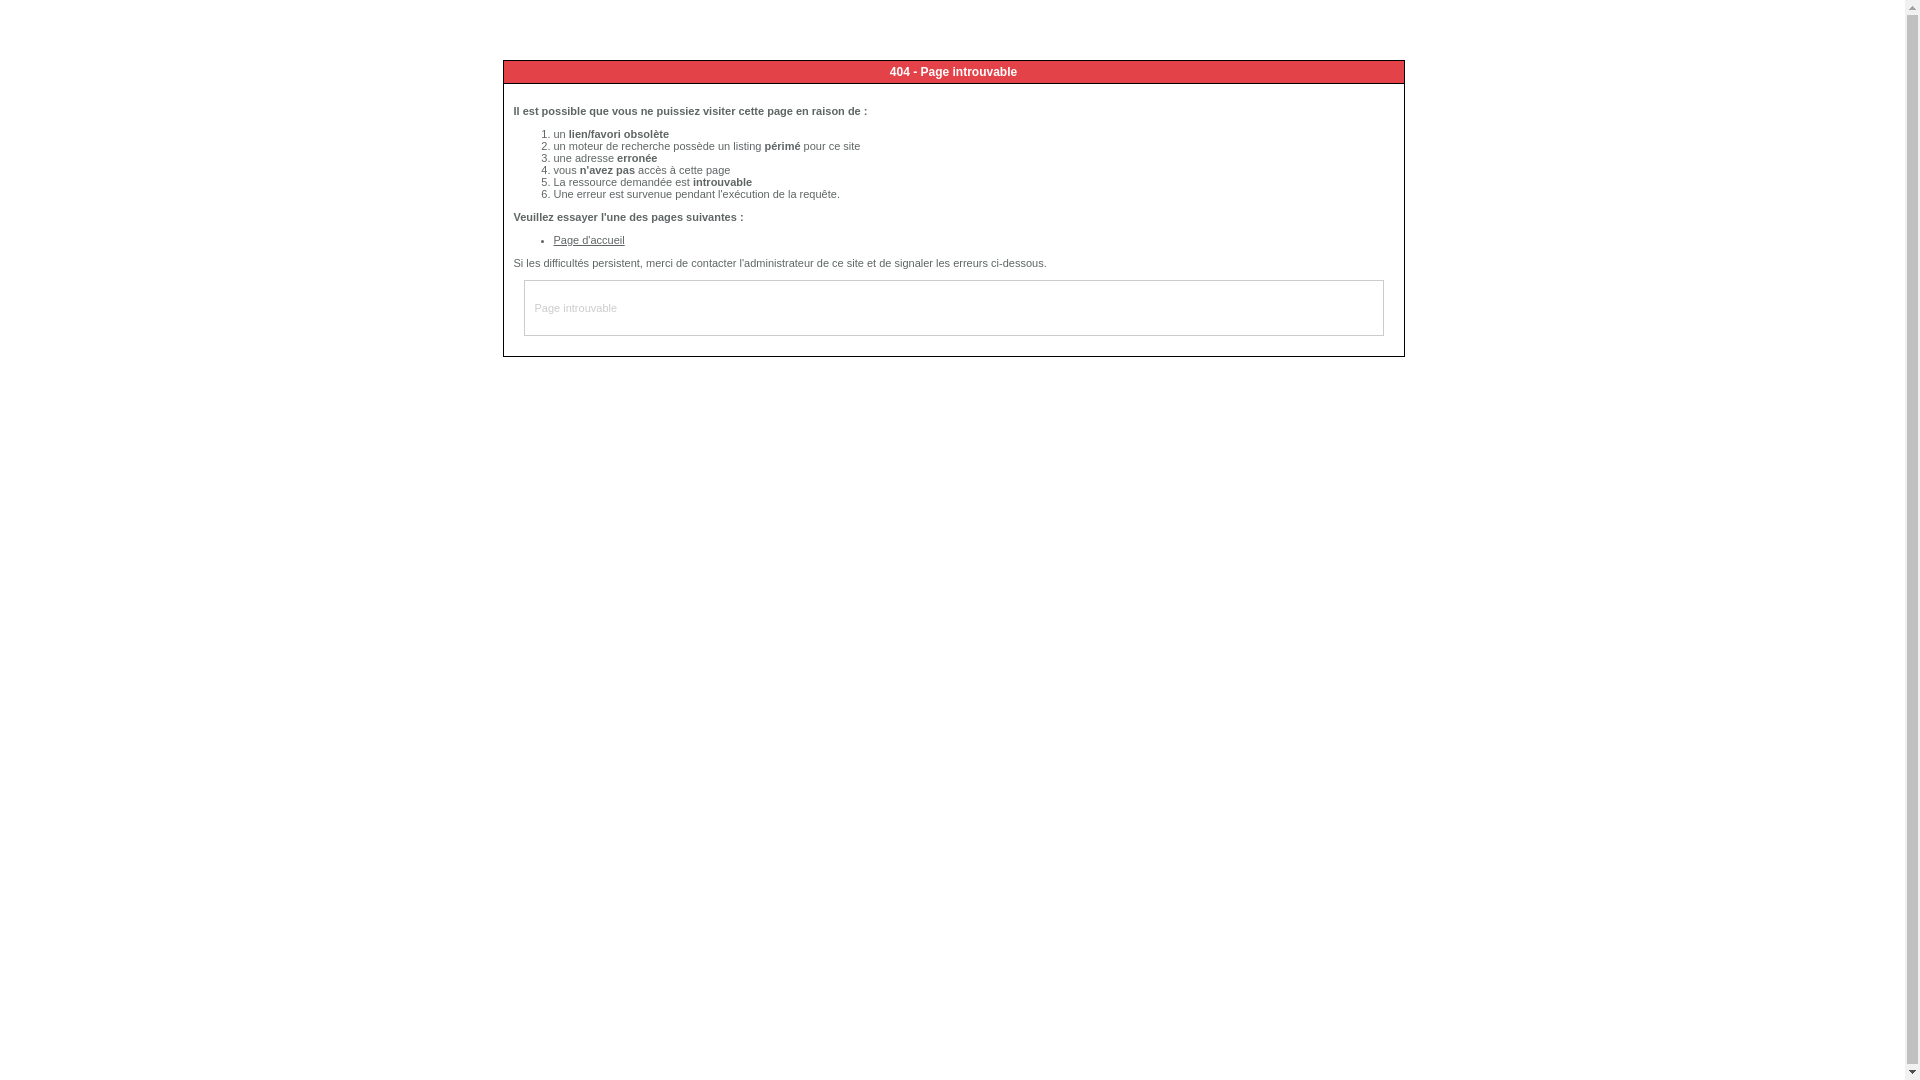 The image size is (1920, 1080). What do you see at coordinates (588, 238) in the screenshot?
I see `'Page d'accueil'` at bounding box center [588, 238].